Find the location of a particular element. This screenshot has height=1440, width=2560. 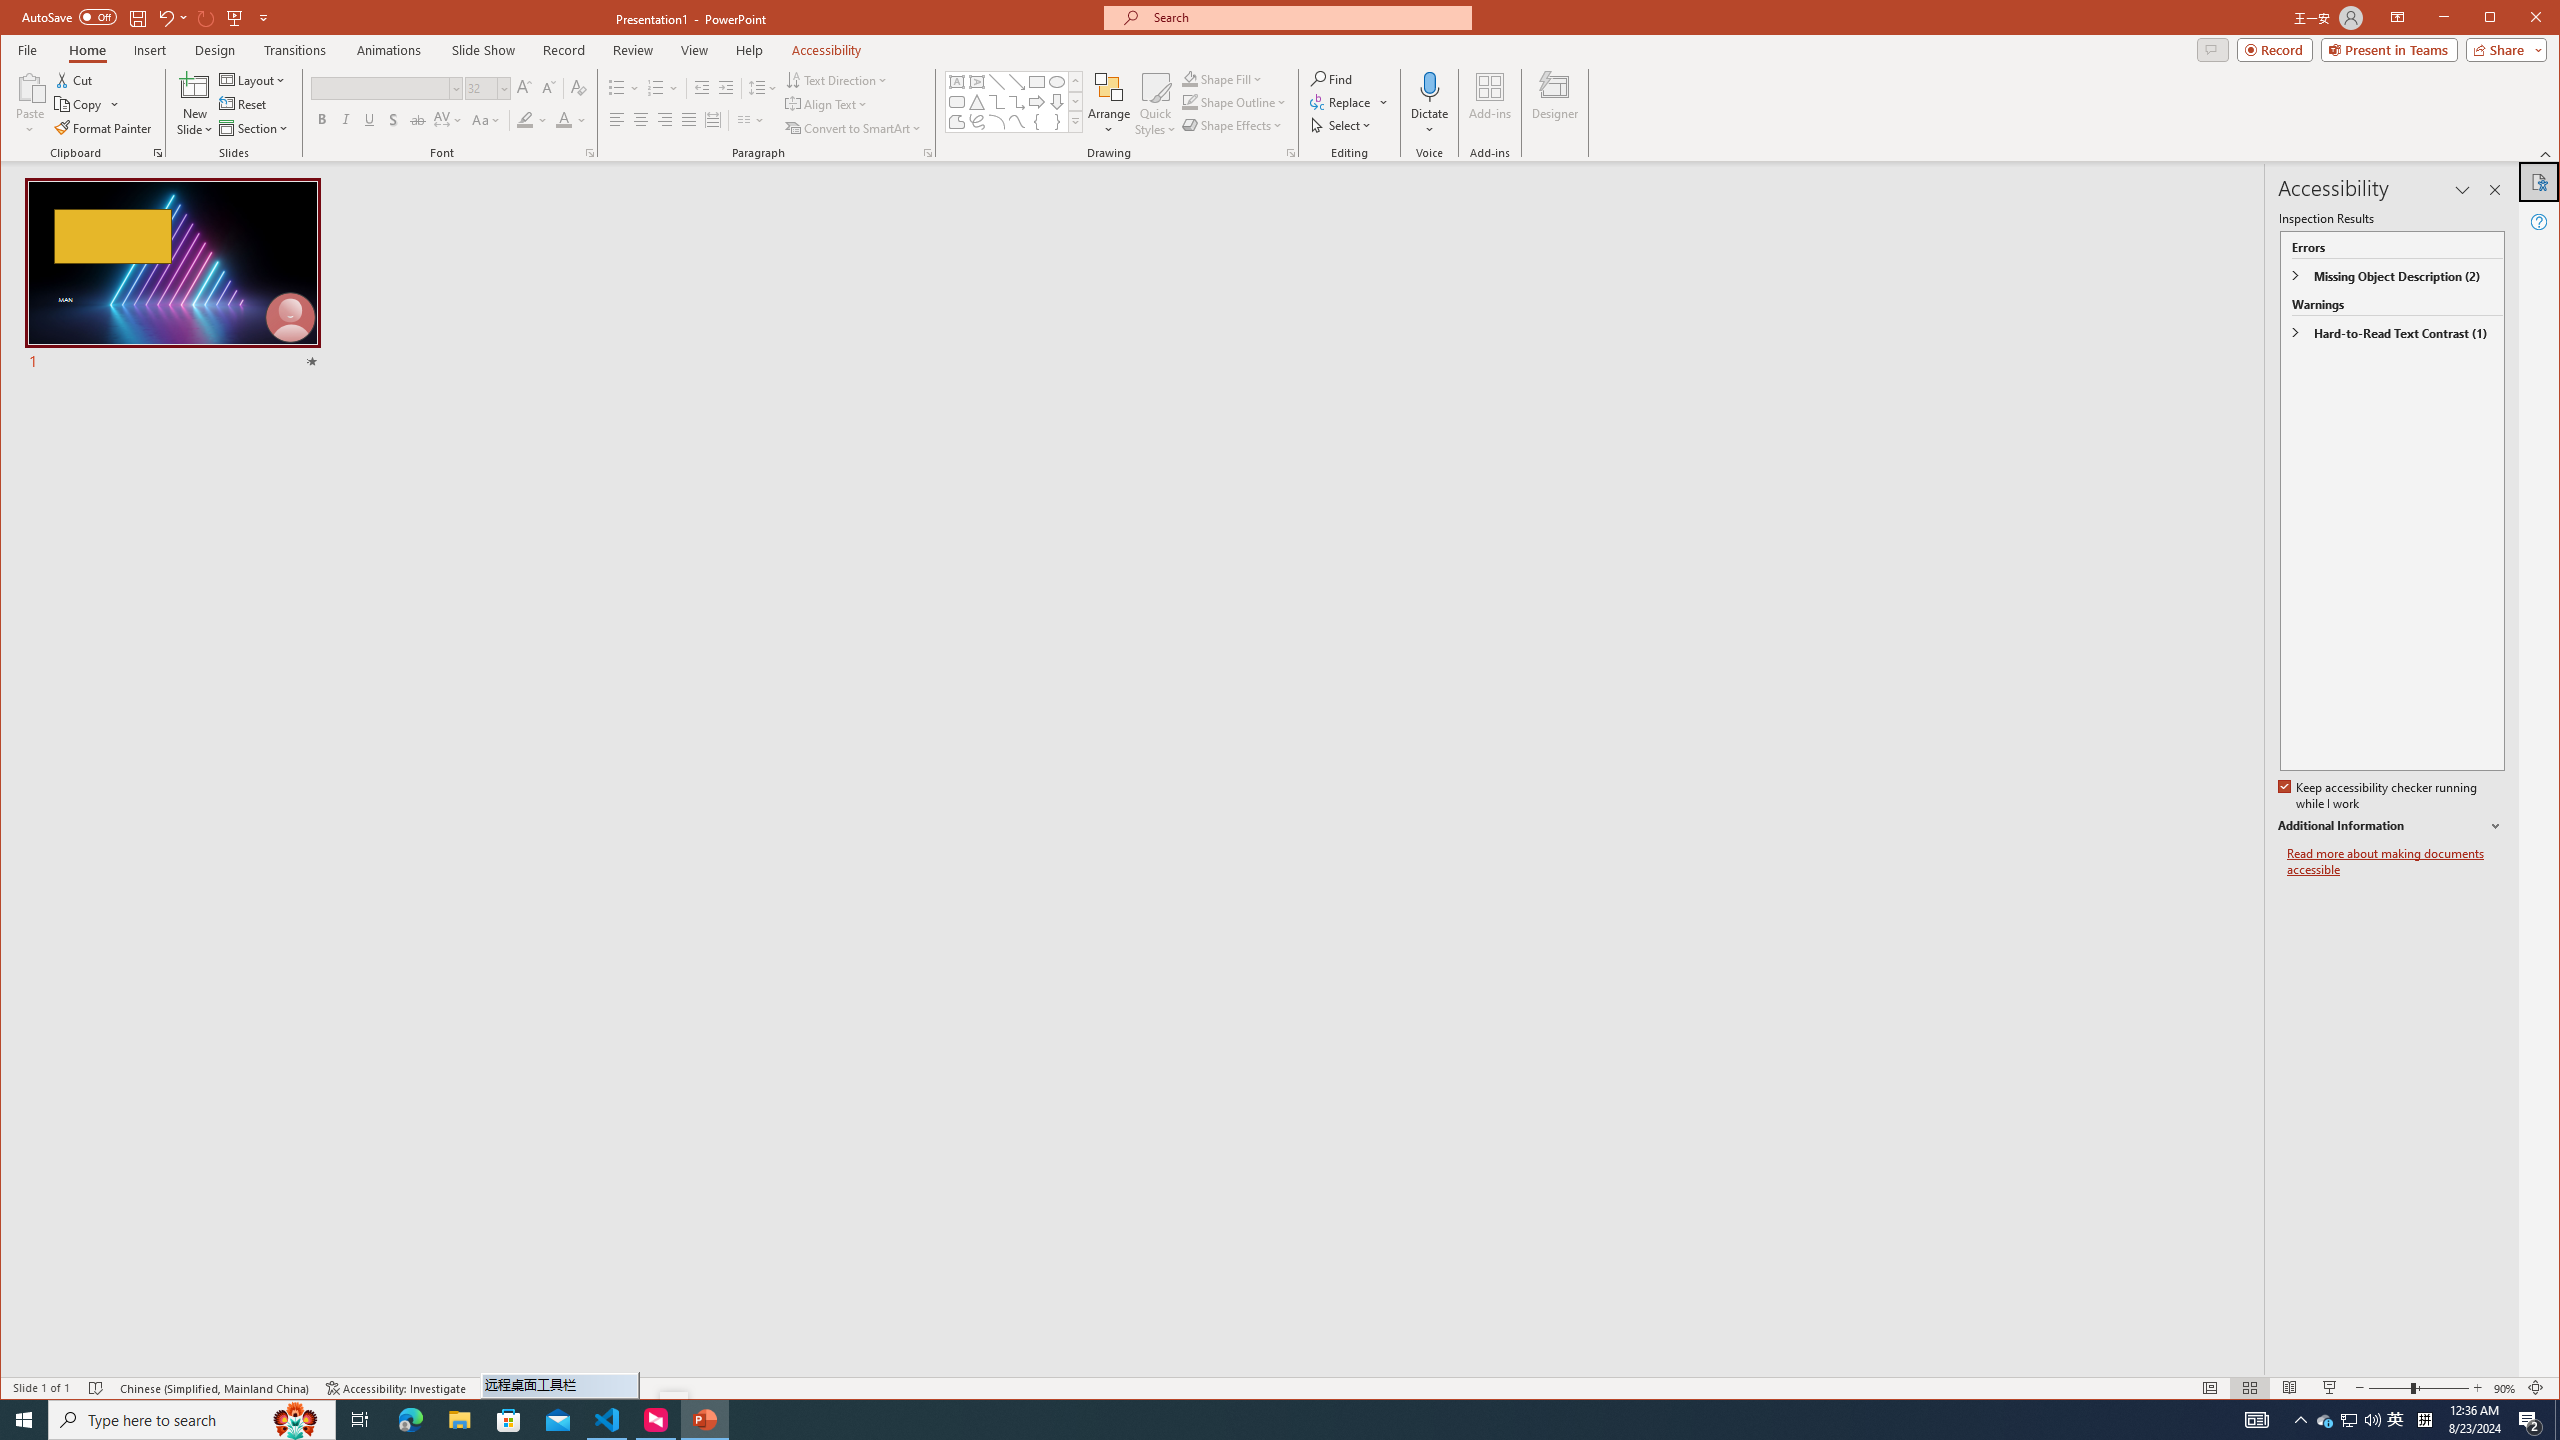

'Format Object...' is located at coordinates (1289, 153).